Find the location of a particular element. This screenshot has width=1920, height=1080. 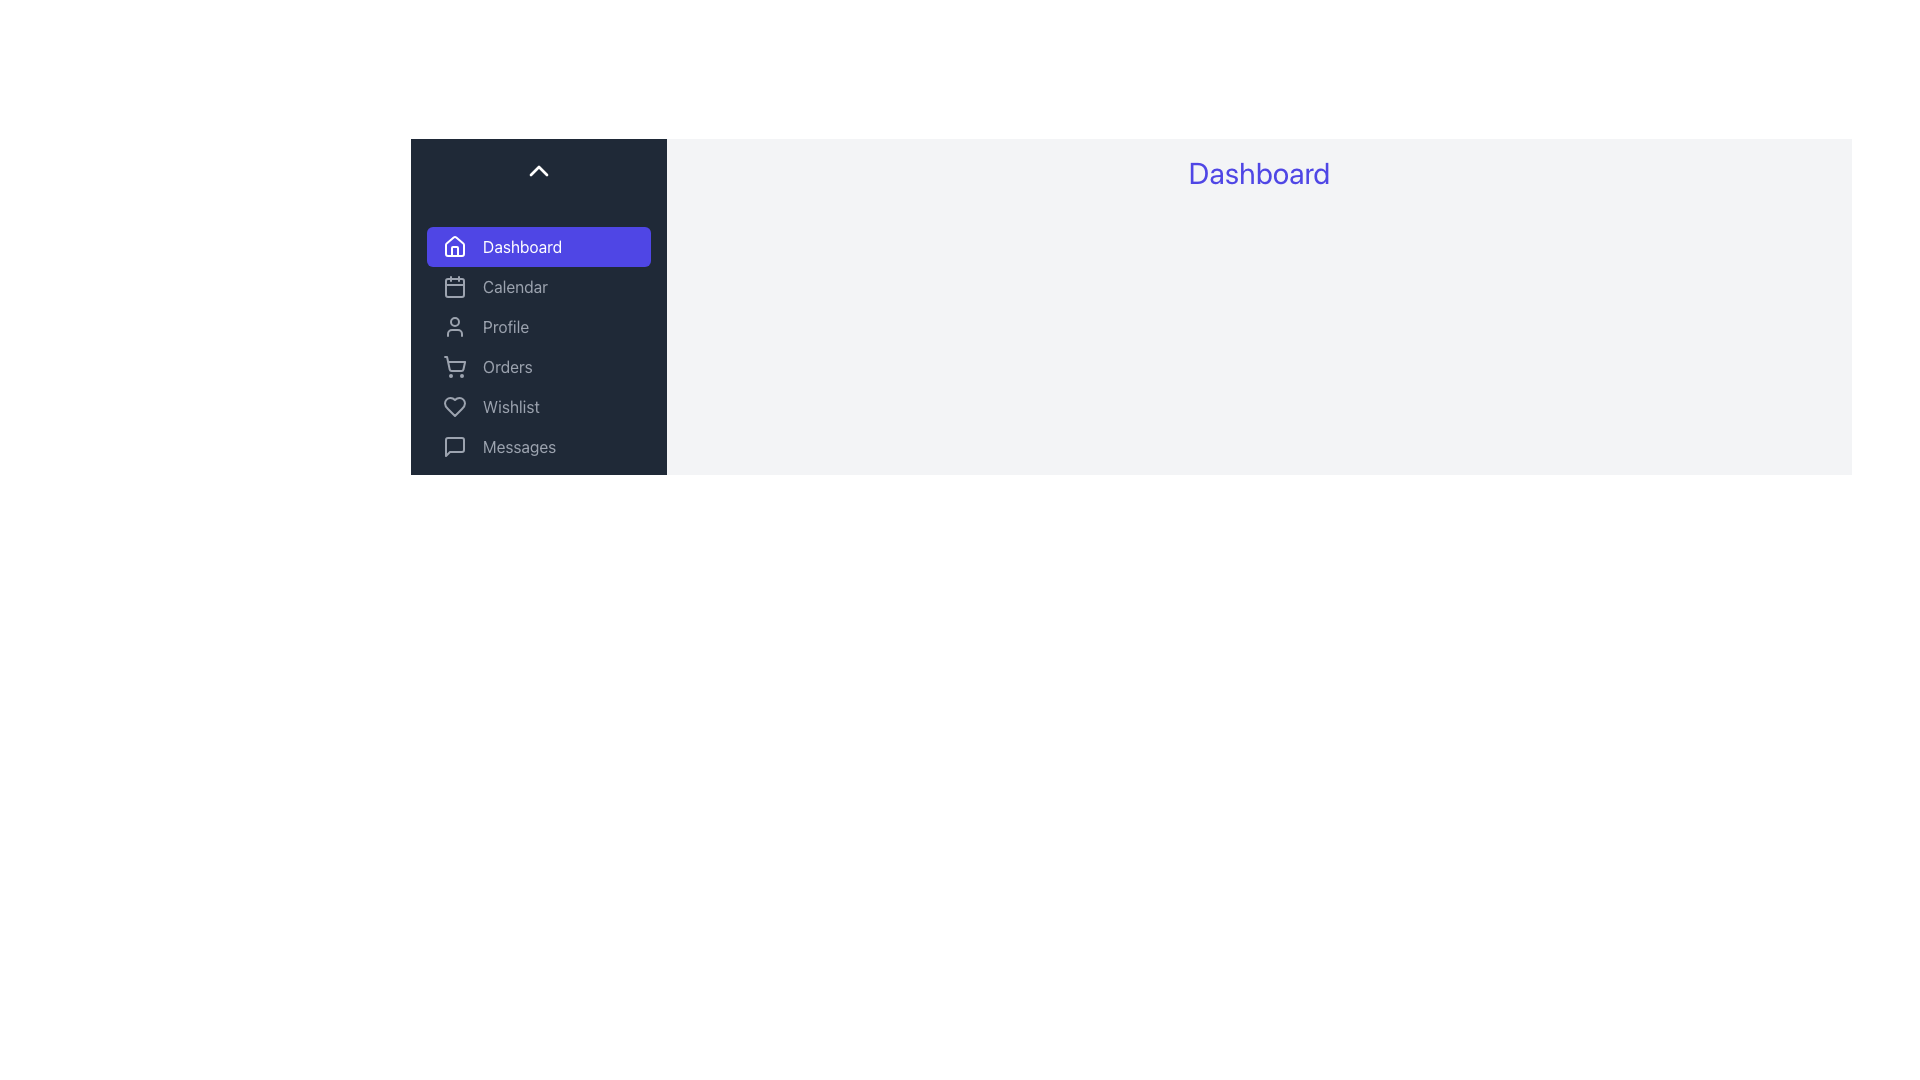

the navigational menu items in the sidebar is located at coordinates (538, 366).